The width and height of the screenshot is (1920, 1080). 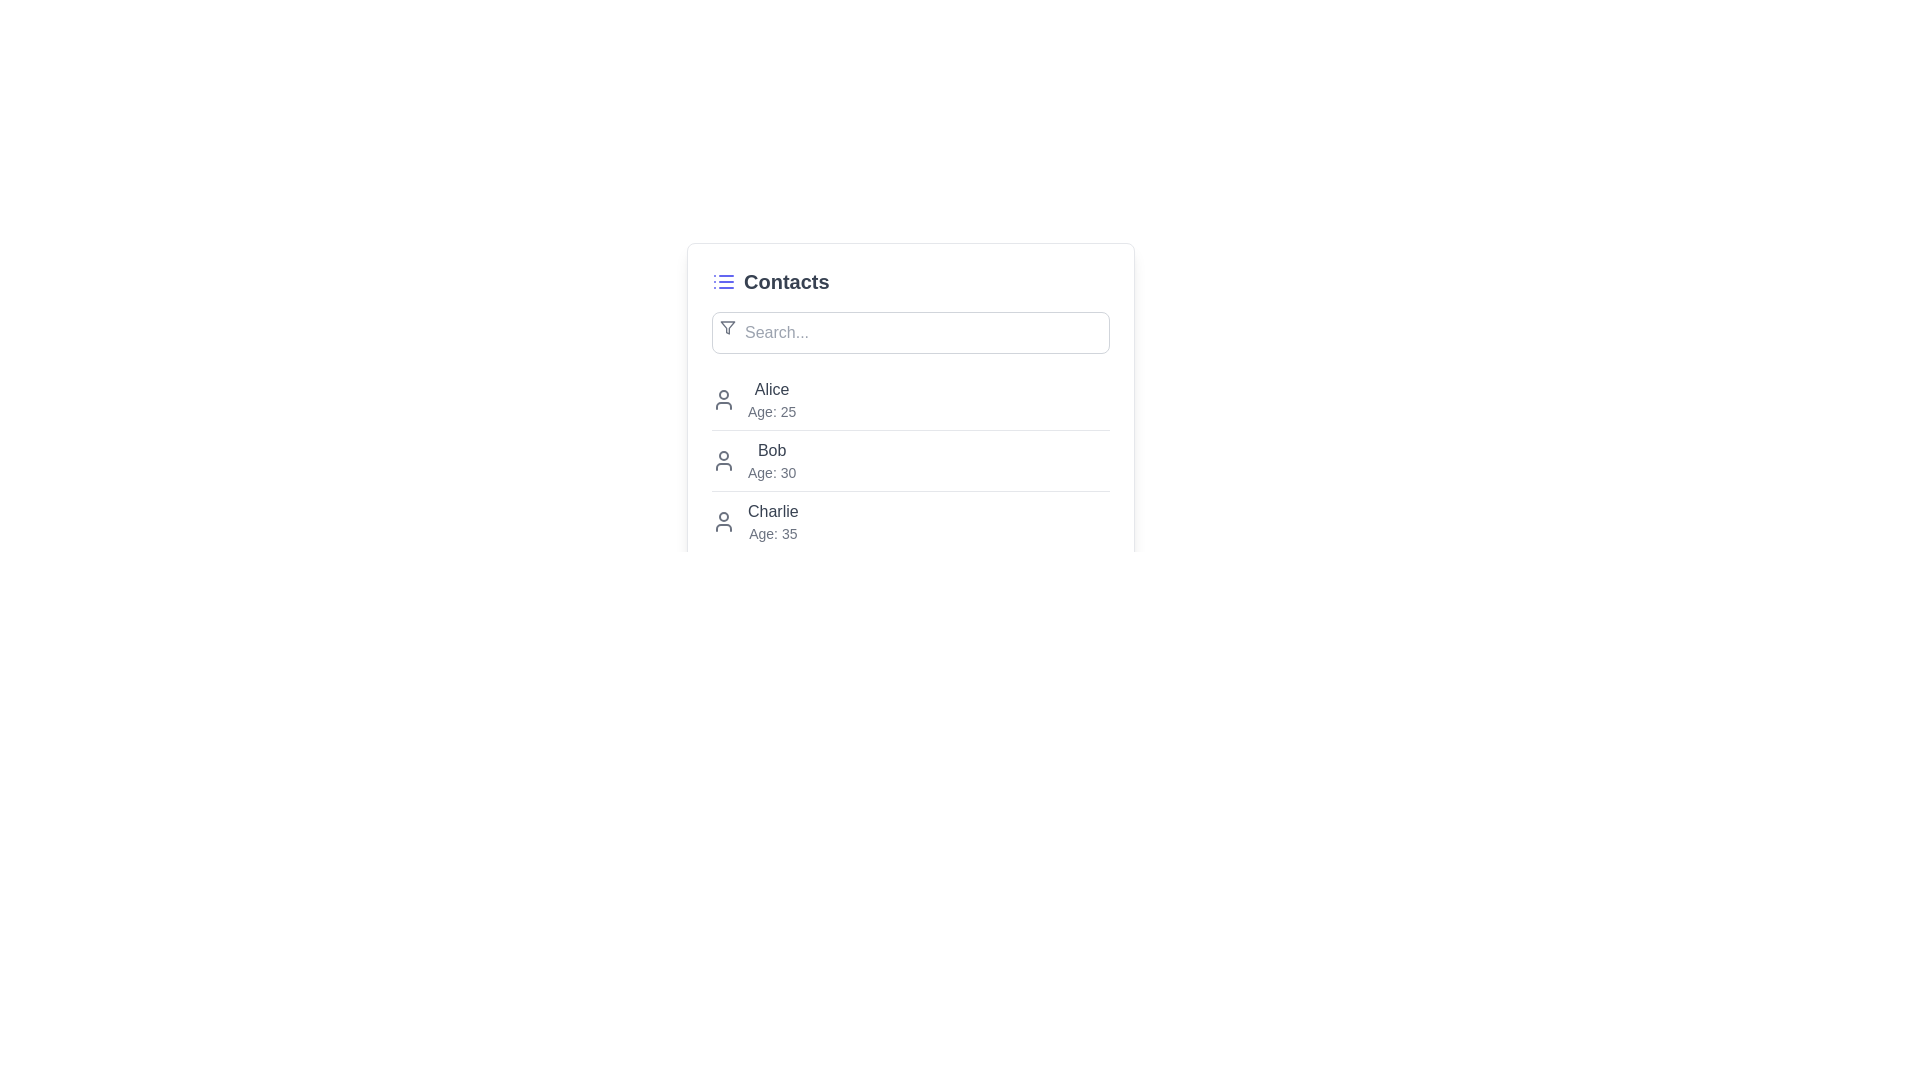 I want to click on topmost list item labeled 'Alice' that shows the age '25' for detailed information, so click(x=910, y=400).